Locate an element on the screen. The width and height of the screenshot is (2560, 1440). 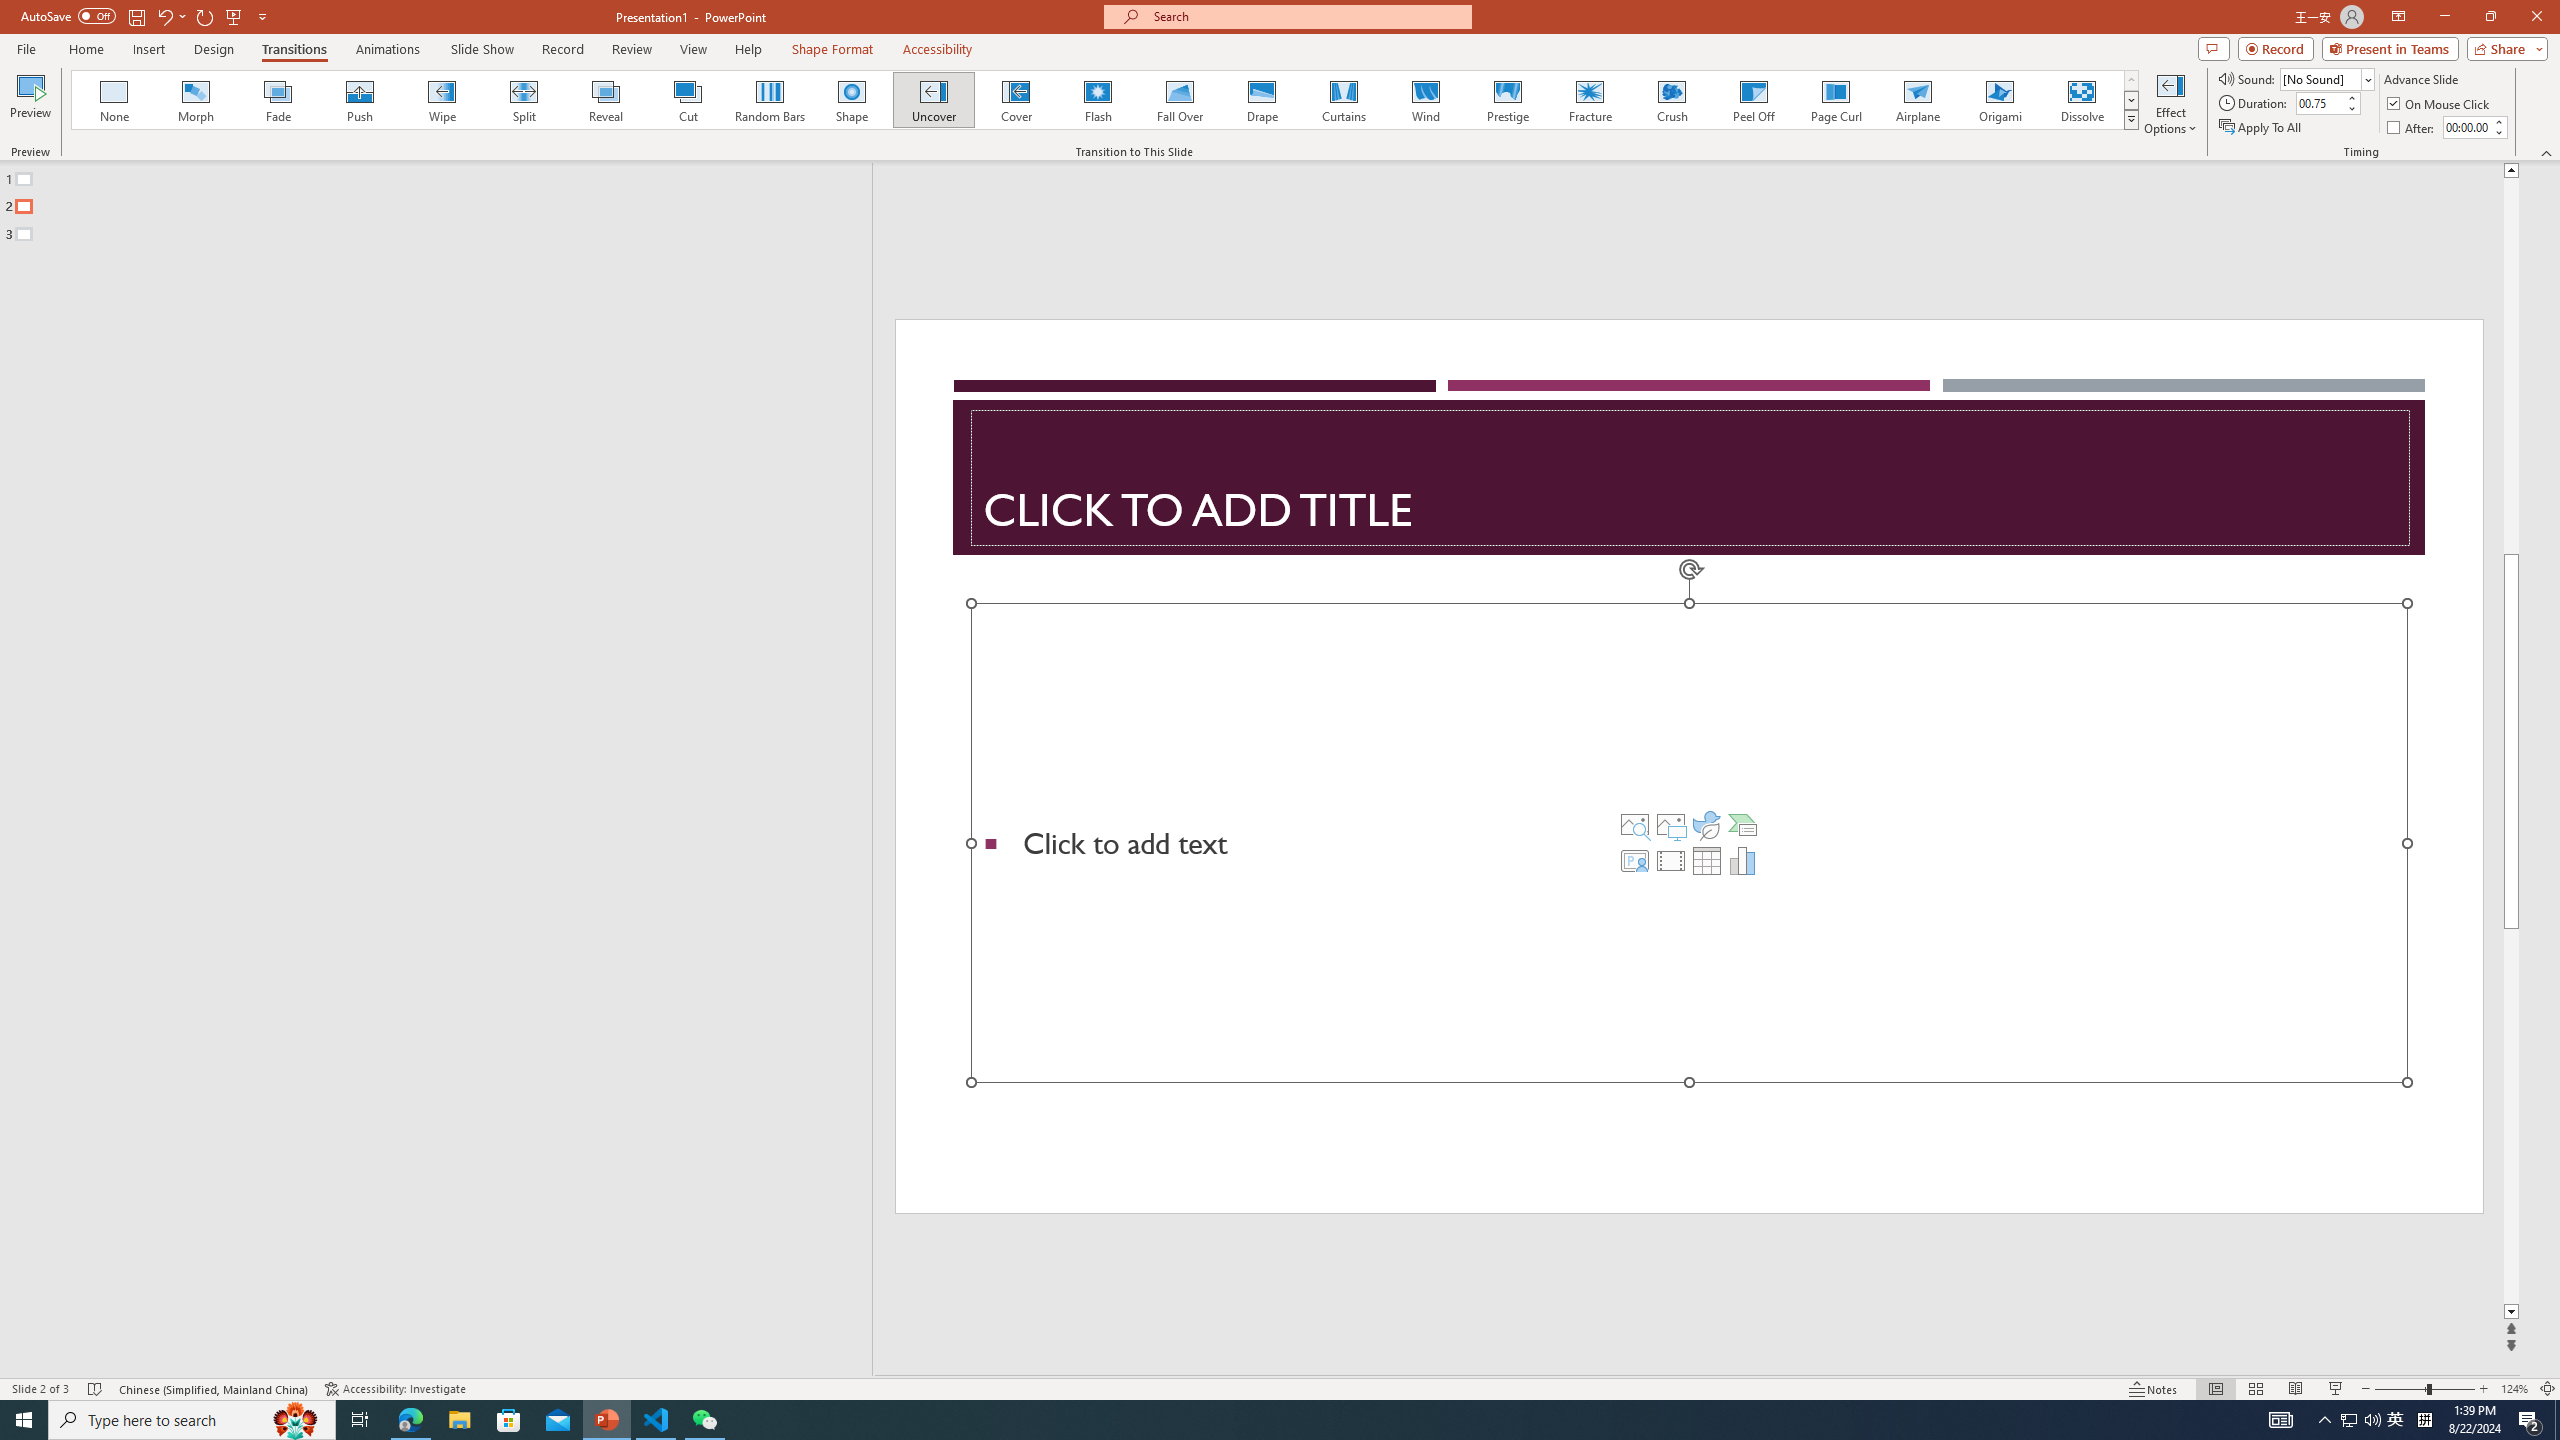
'Prestige' is located at coordinates (1507, 99).